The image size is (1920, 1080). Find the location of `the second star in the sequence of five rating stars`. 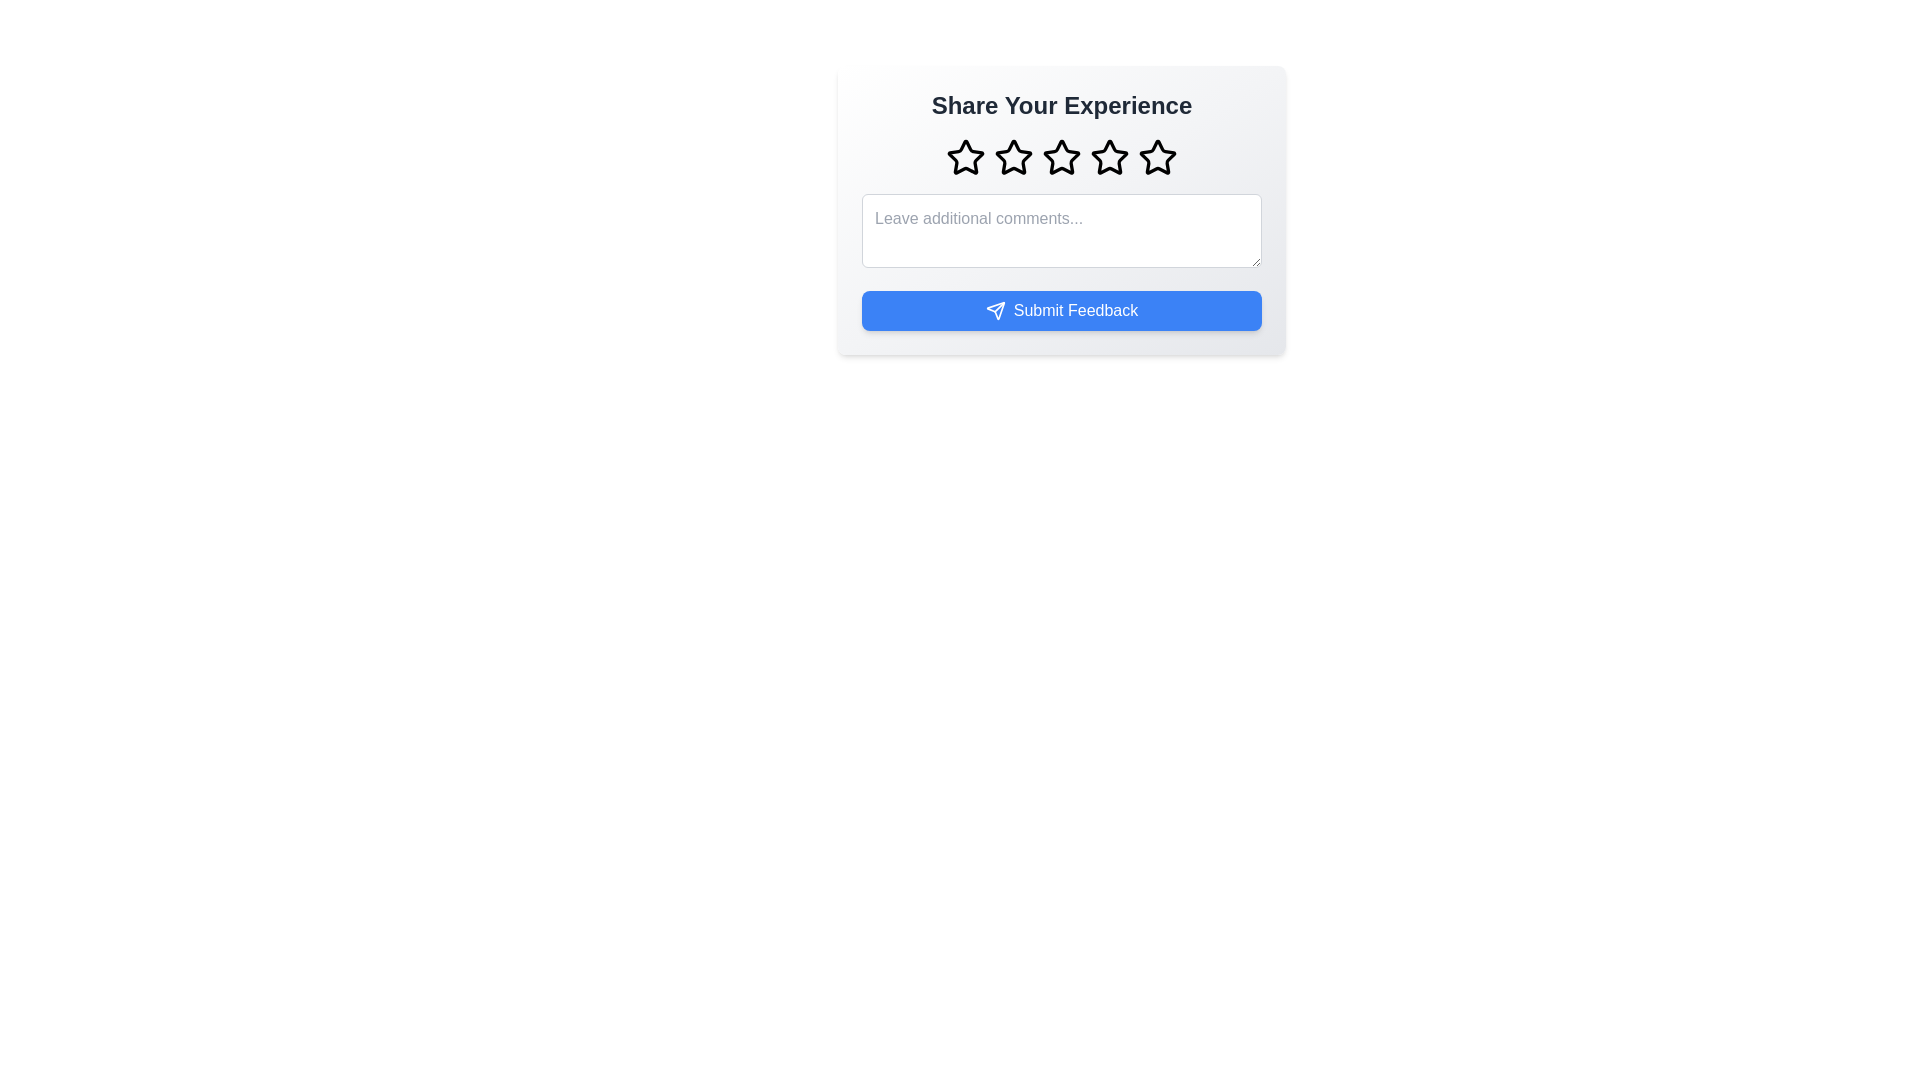

the second star in the sequence of five rating stars is located at coordinates (1013, 157).